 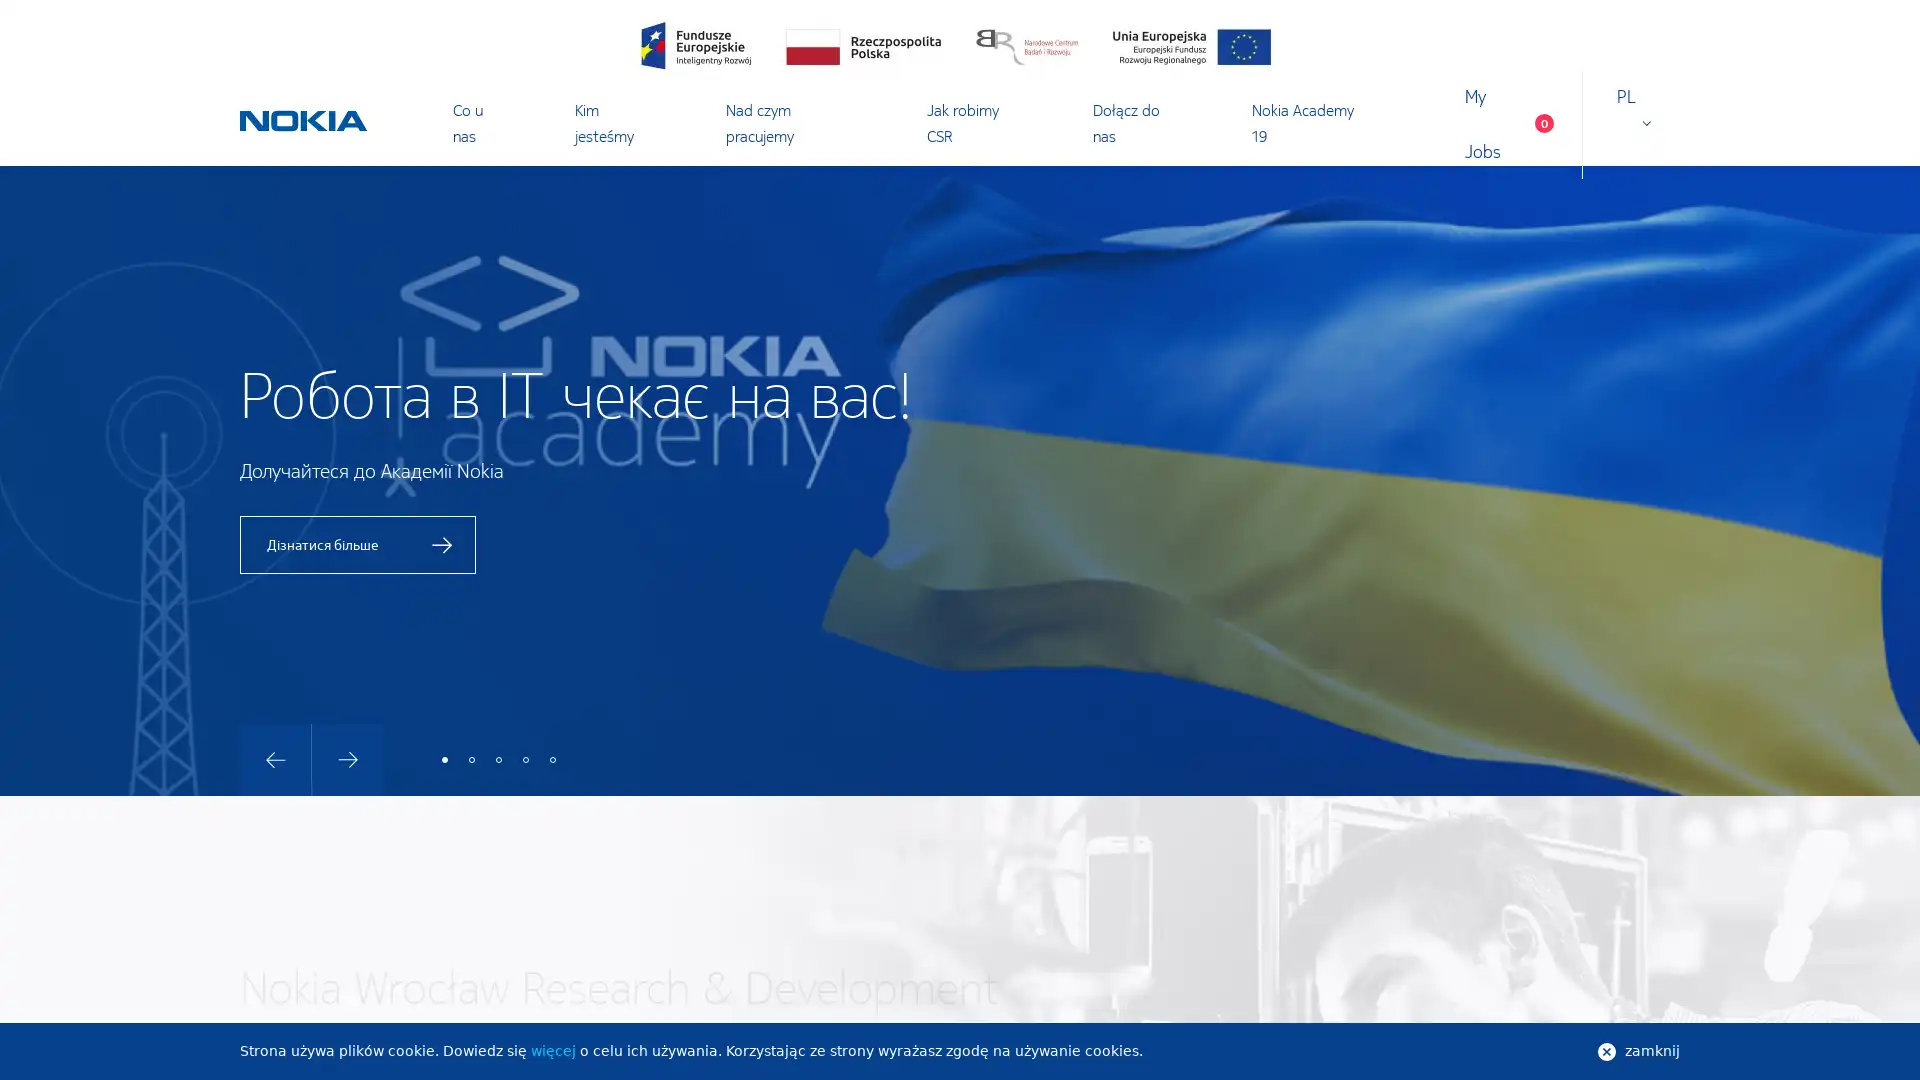 What do you see at coordinates (526, 759) in the screenshot?
I see `Go to slide 4` at bounding box center [526, 759].